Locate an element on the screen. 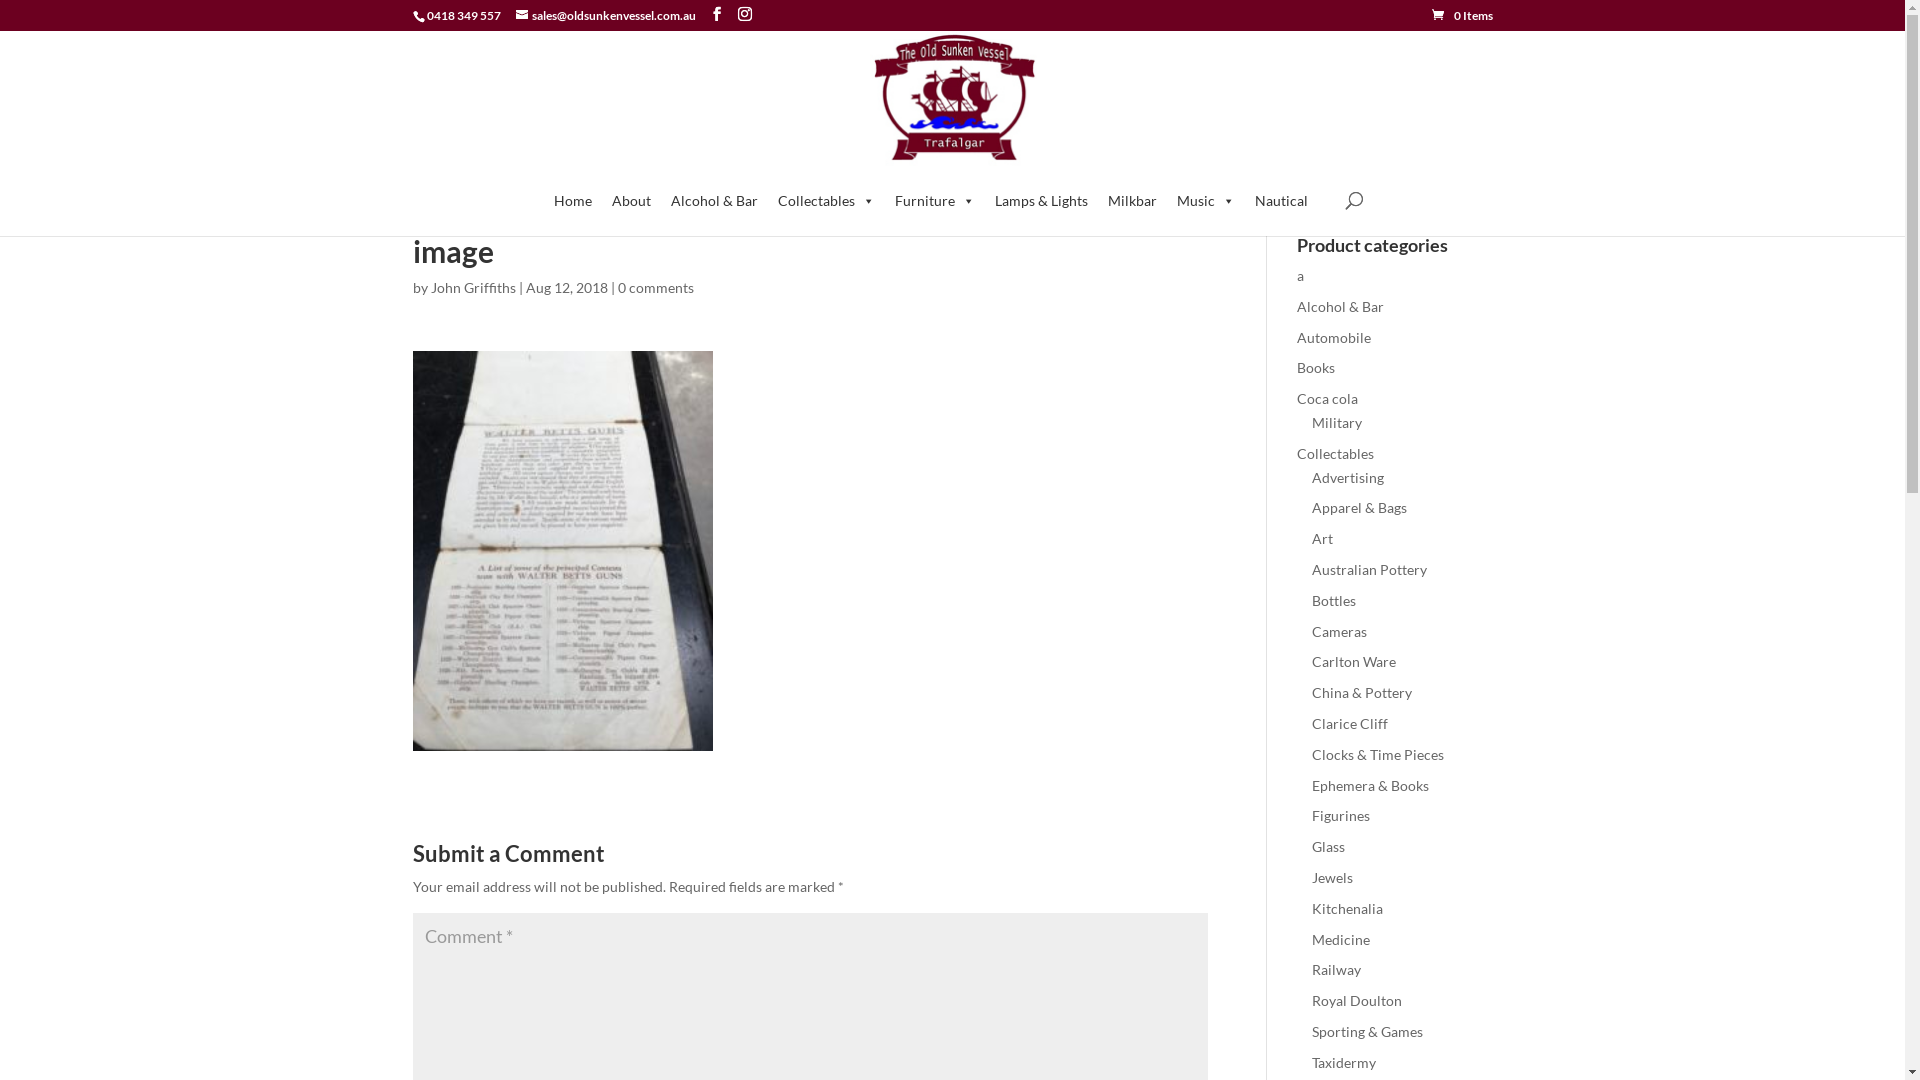  'Australian Pottery' is located at coordinates (1368, 569).